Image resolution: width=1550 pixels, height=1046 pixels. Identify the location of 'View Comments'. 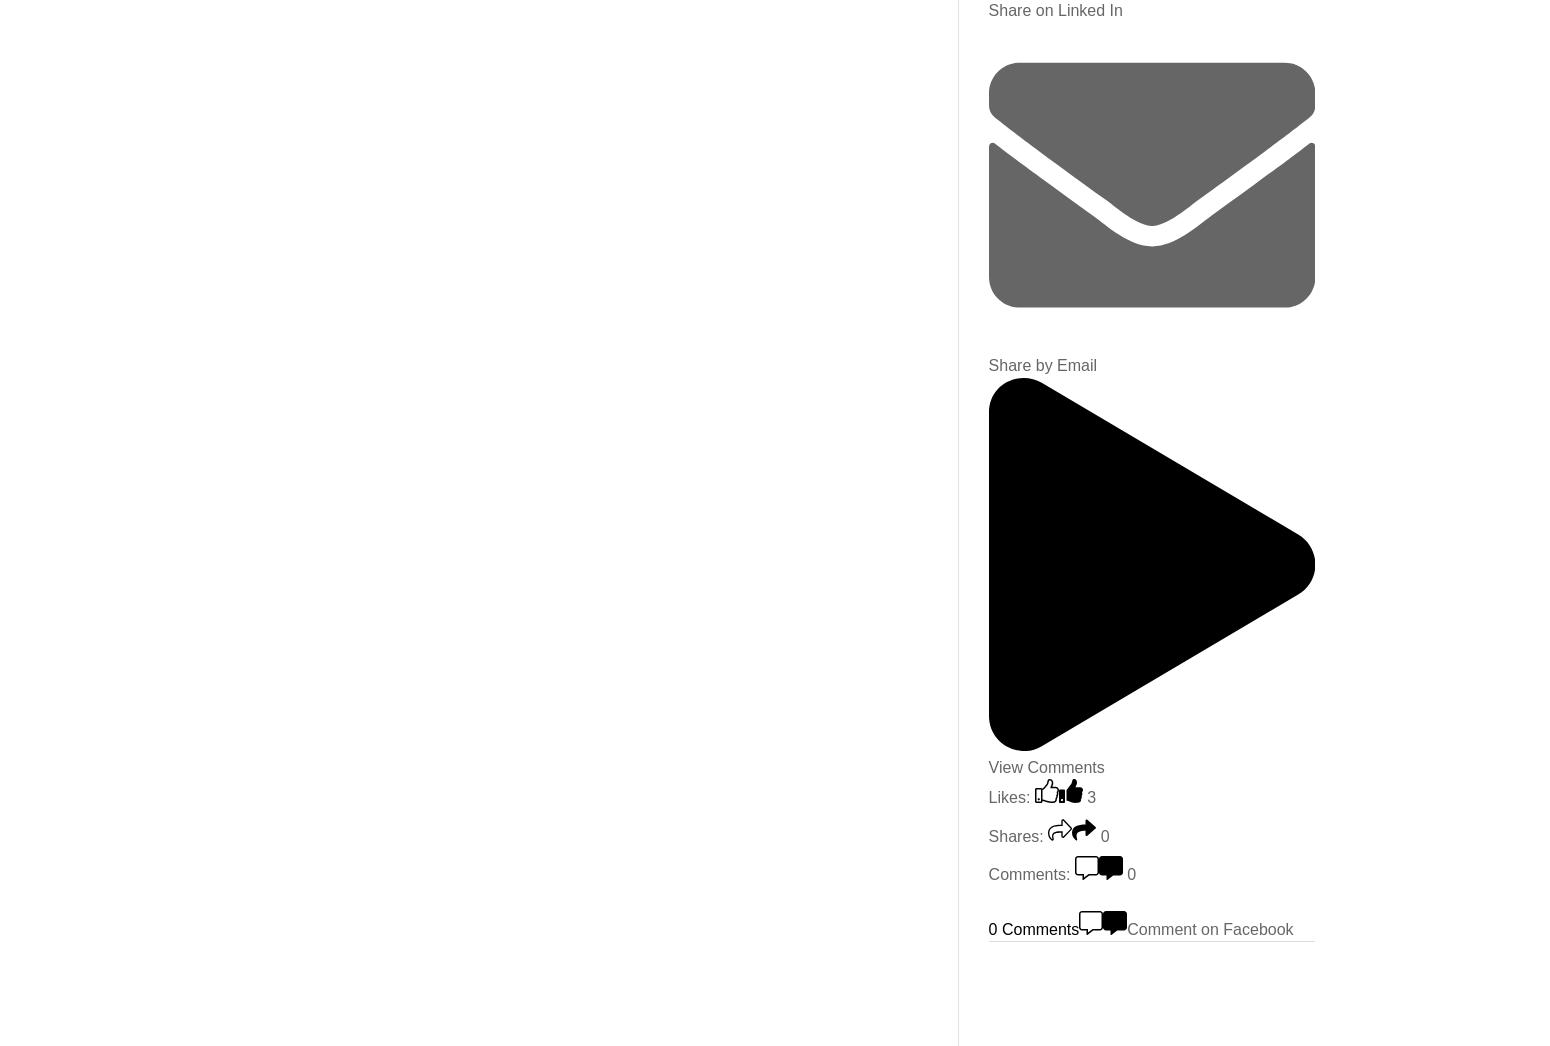
(1045, 765).